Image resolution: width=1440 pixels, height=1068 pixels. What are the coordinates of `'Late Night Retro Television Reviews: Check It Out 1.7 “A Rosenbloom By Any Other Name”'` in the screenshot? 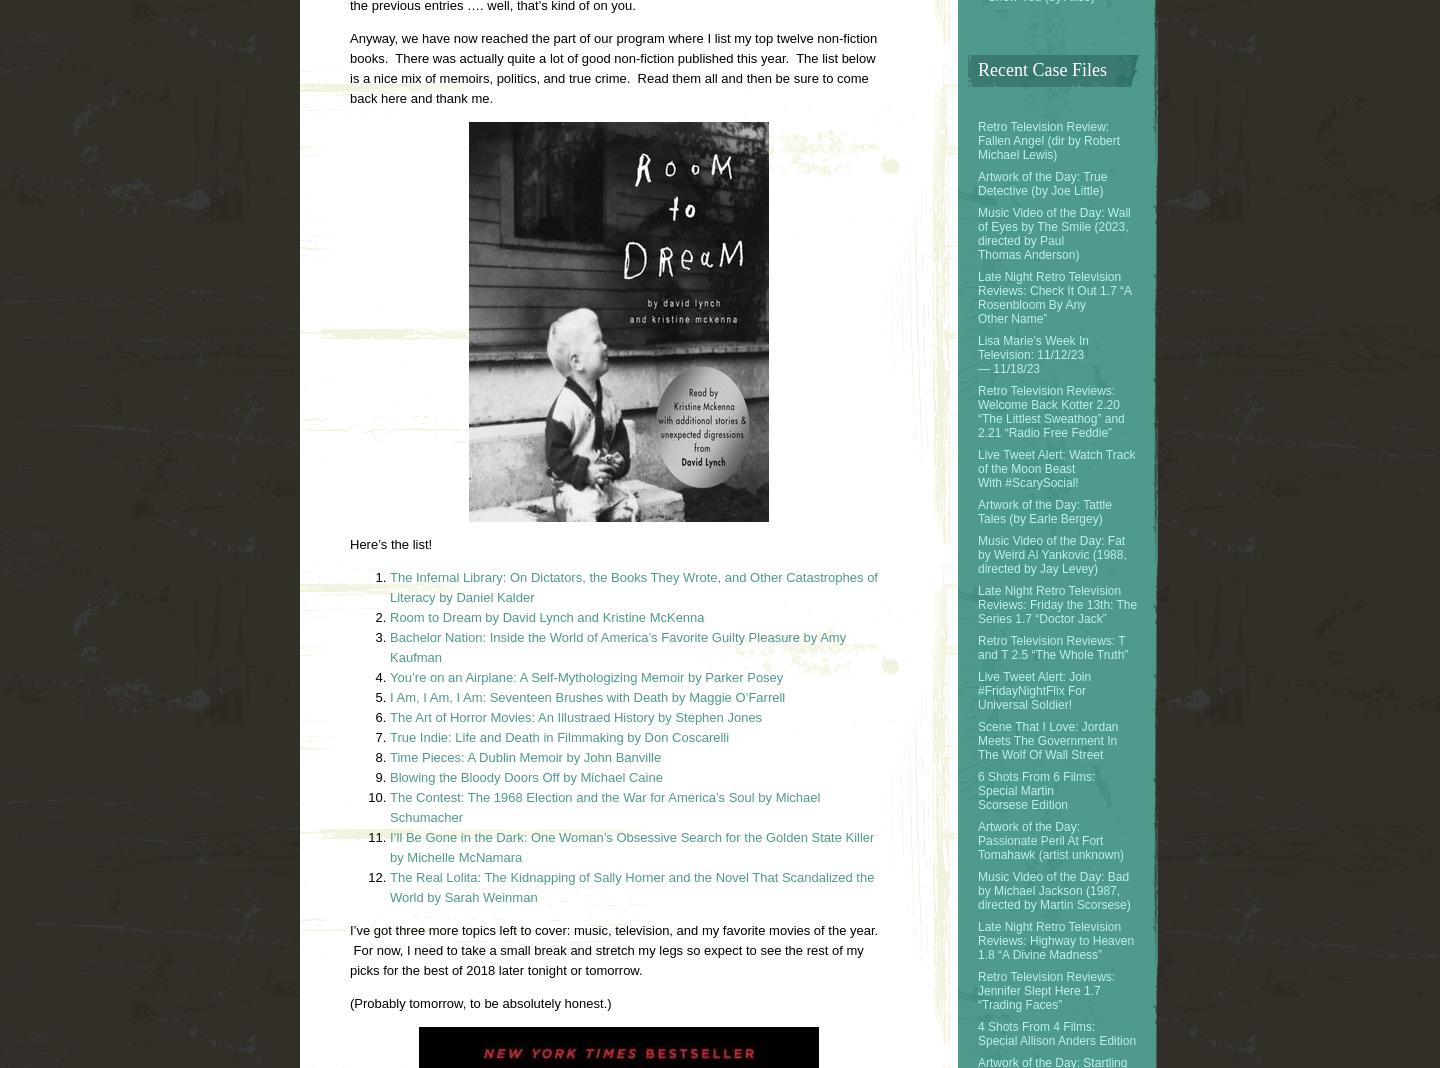 It's located at (1054, 296).